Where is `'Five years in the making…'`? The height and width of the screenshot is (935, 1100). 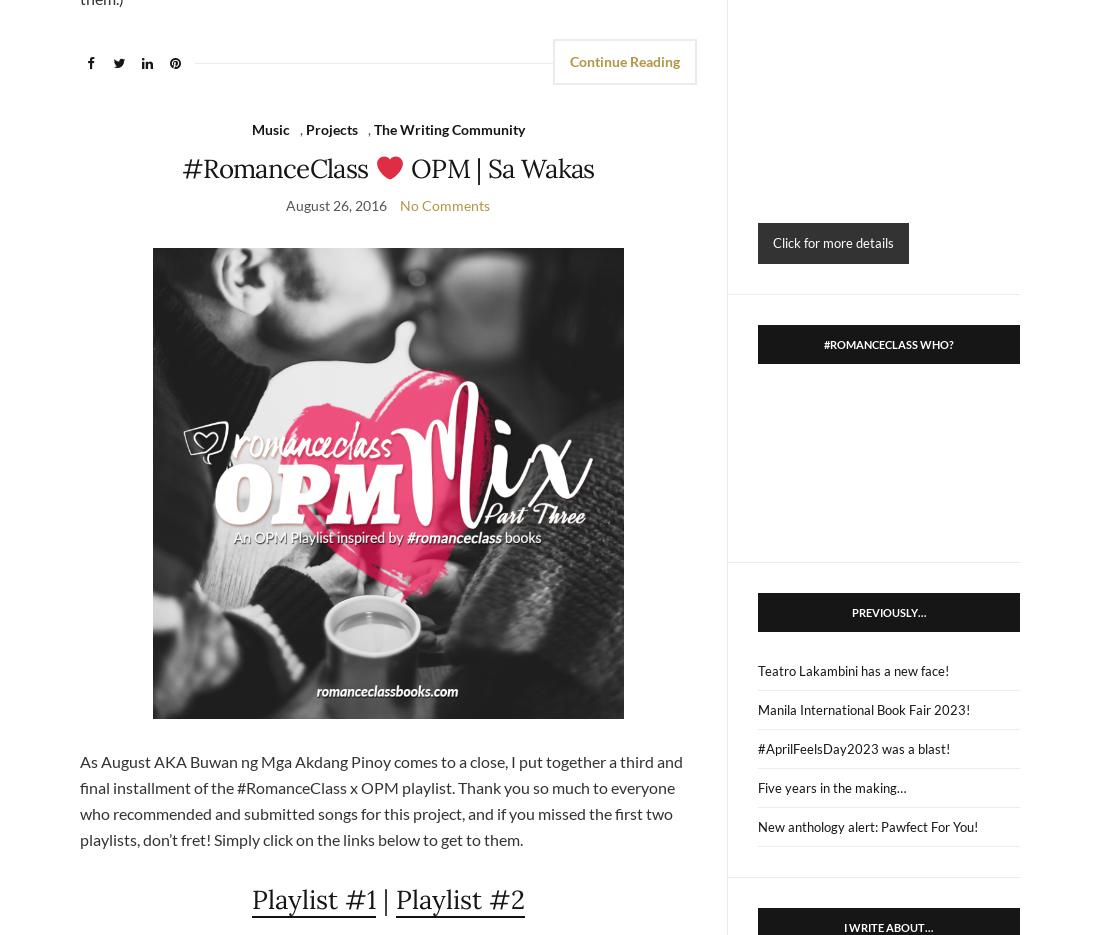
'Five years in the making…' is located at coordinates (830, 785).